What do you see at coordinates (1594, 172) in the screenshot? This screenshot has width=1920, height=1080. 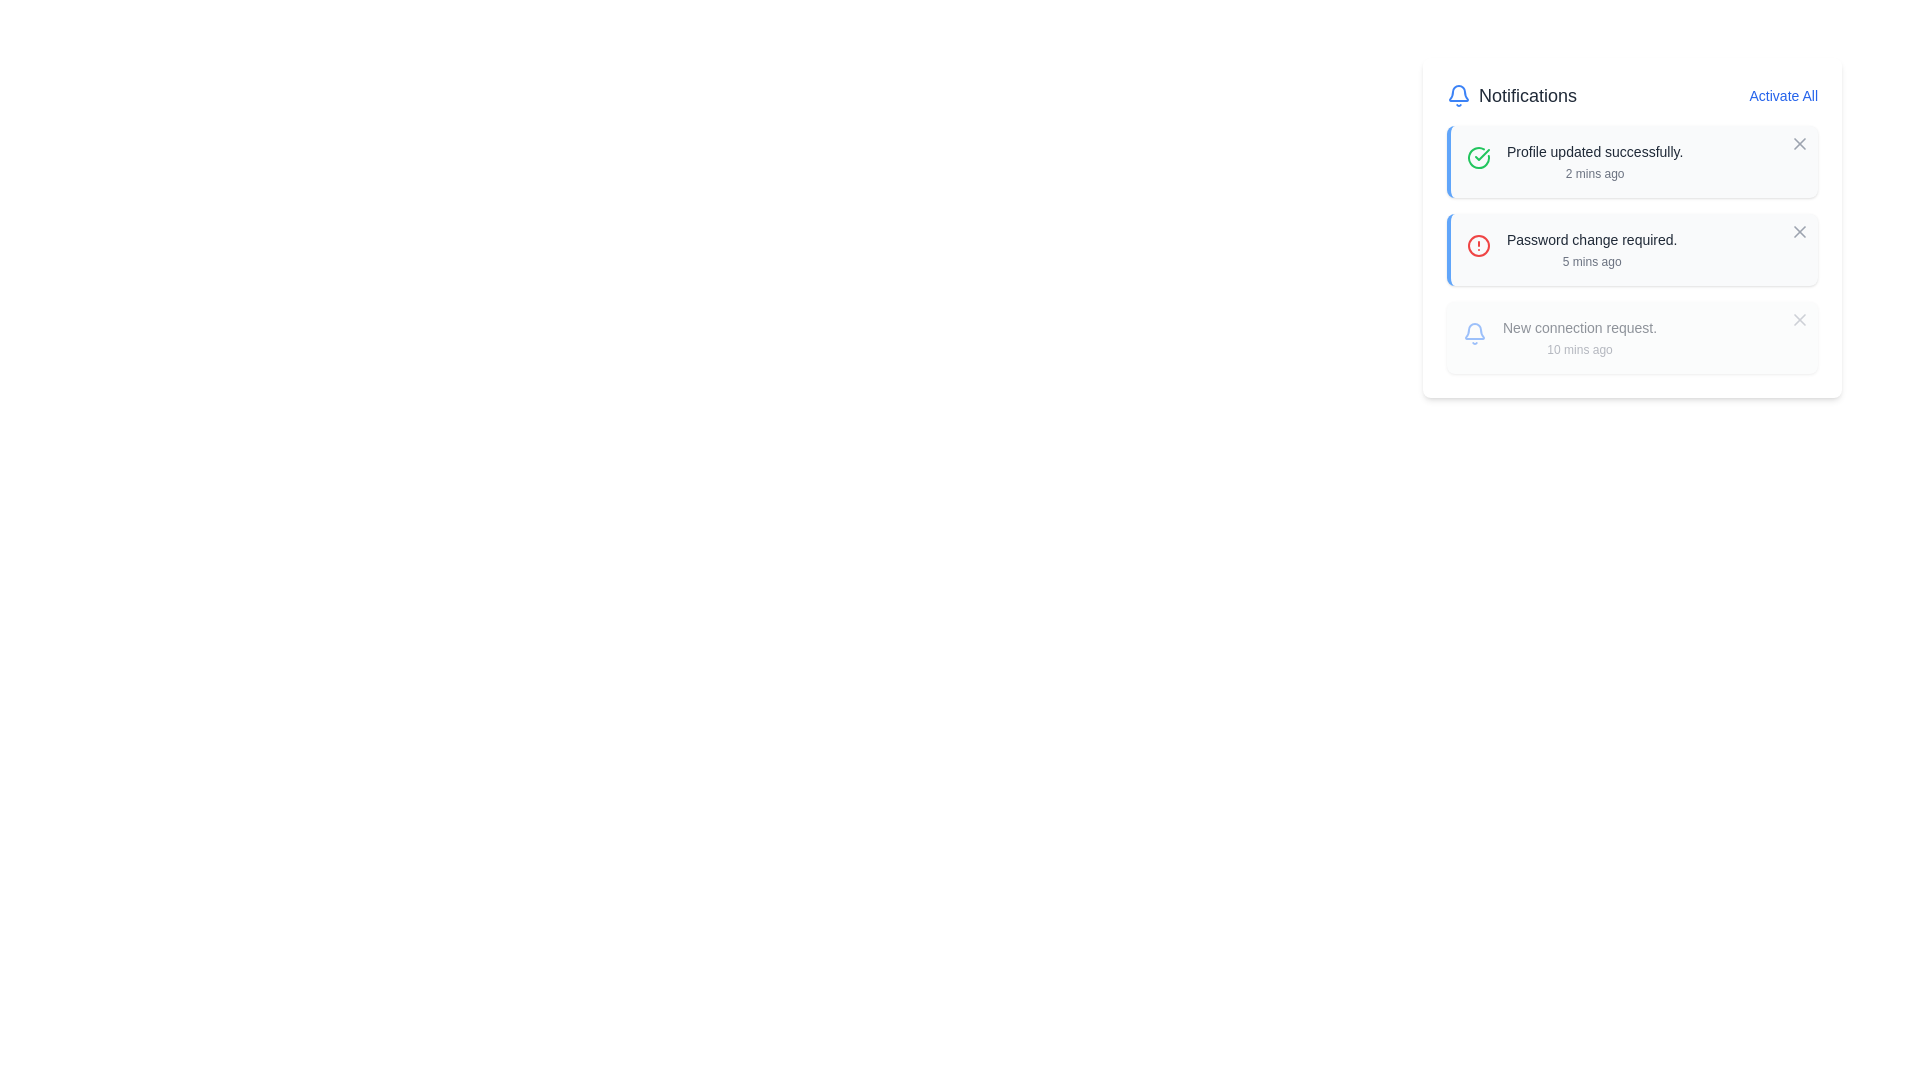 I see `timestamp text label located under the notification message 'Profile updated successfully.' in the notification panel` at bounding box center [1594, 172].